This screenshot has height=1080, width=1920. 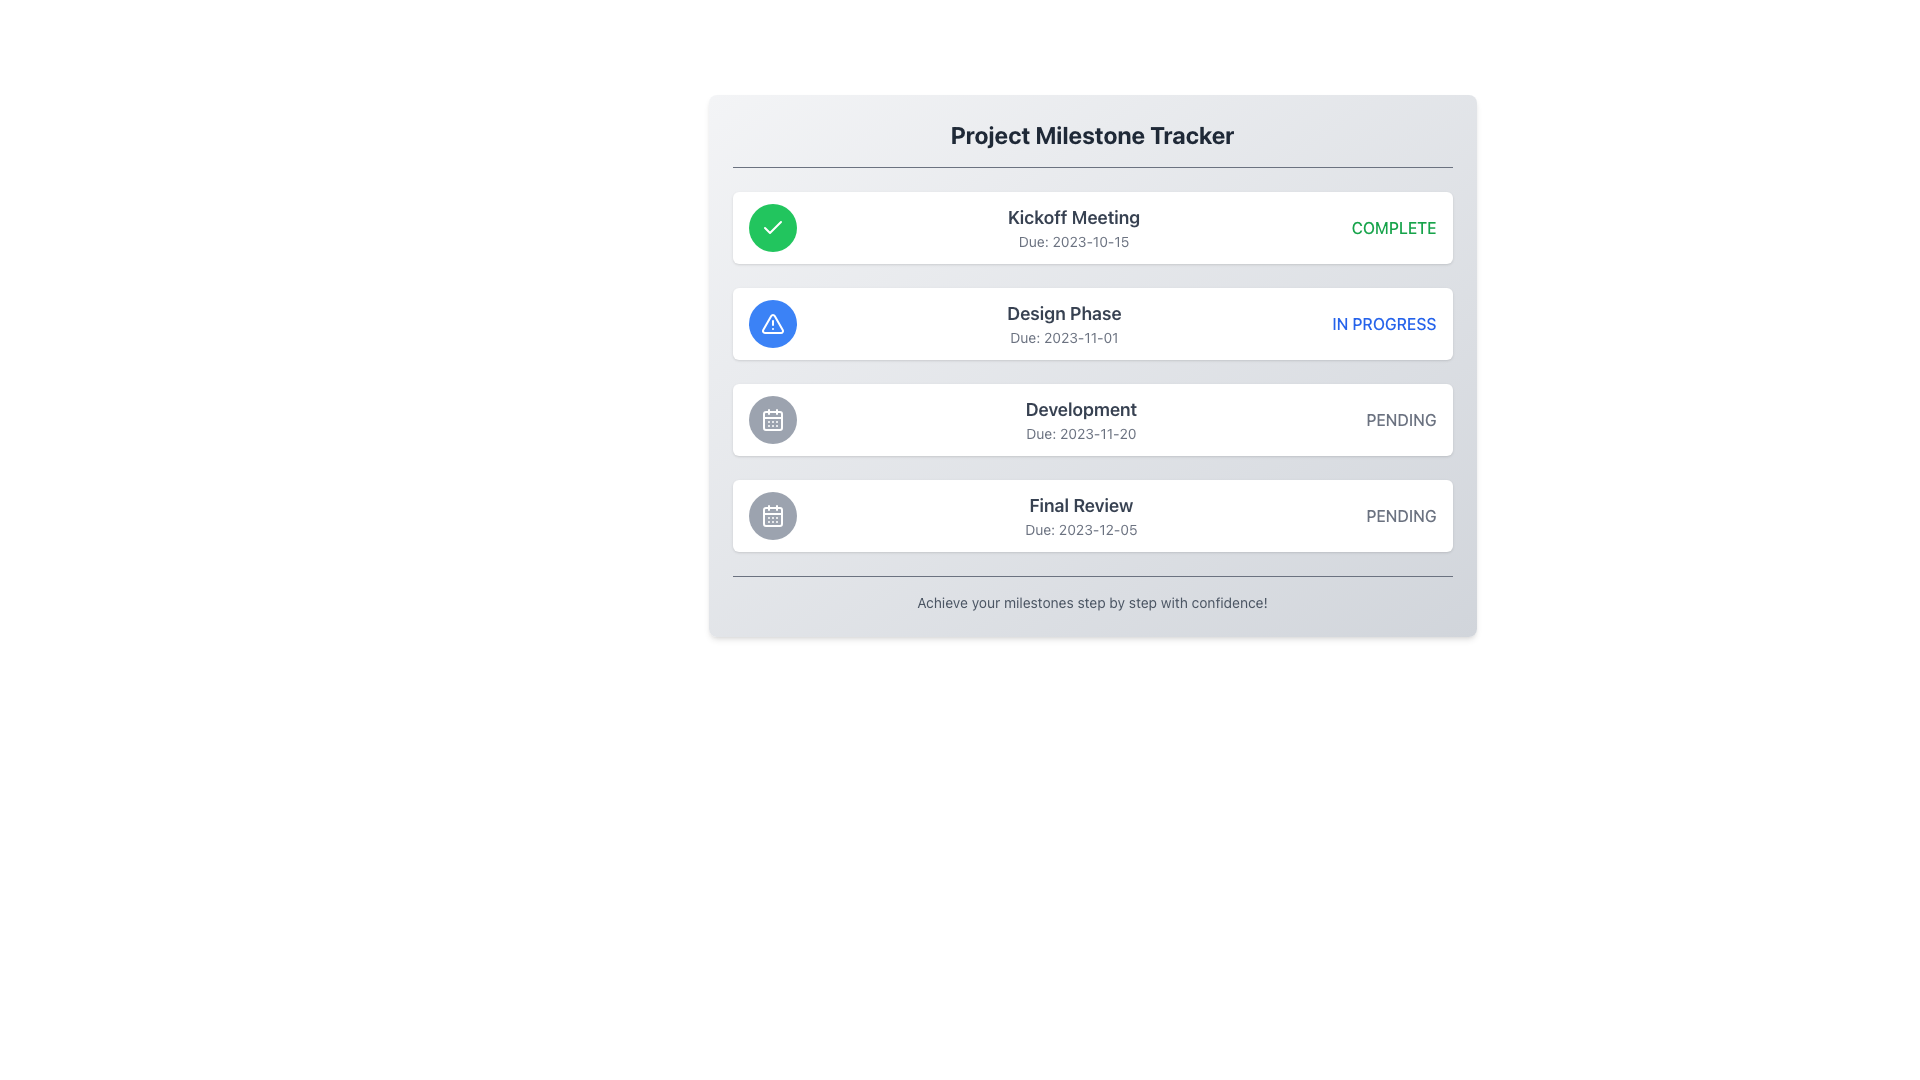 I want to click on the text label that reads 'Due: 2023-11-20', which is part of the 'Development' milestone row, positioned between the calendar icon on the left and the 'PENDING' status on the right, so click(x=1080, y=433).